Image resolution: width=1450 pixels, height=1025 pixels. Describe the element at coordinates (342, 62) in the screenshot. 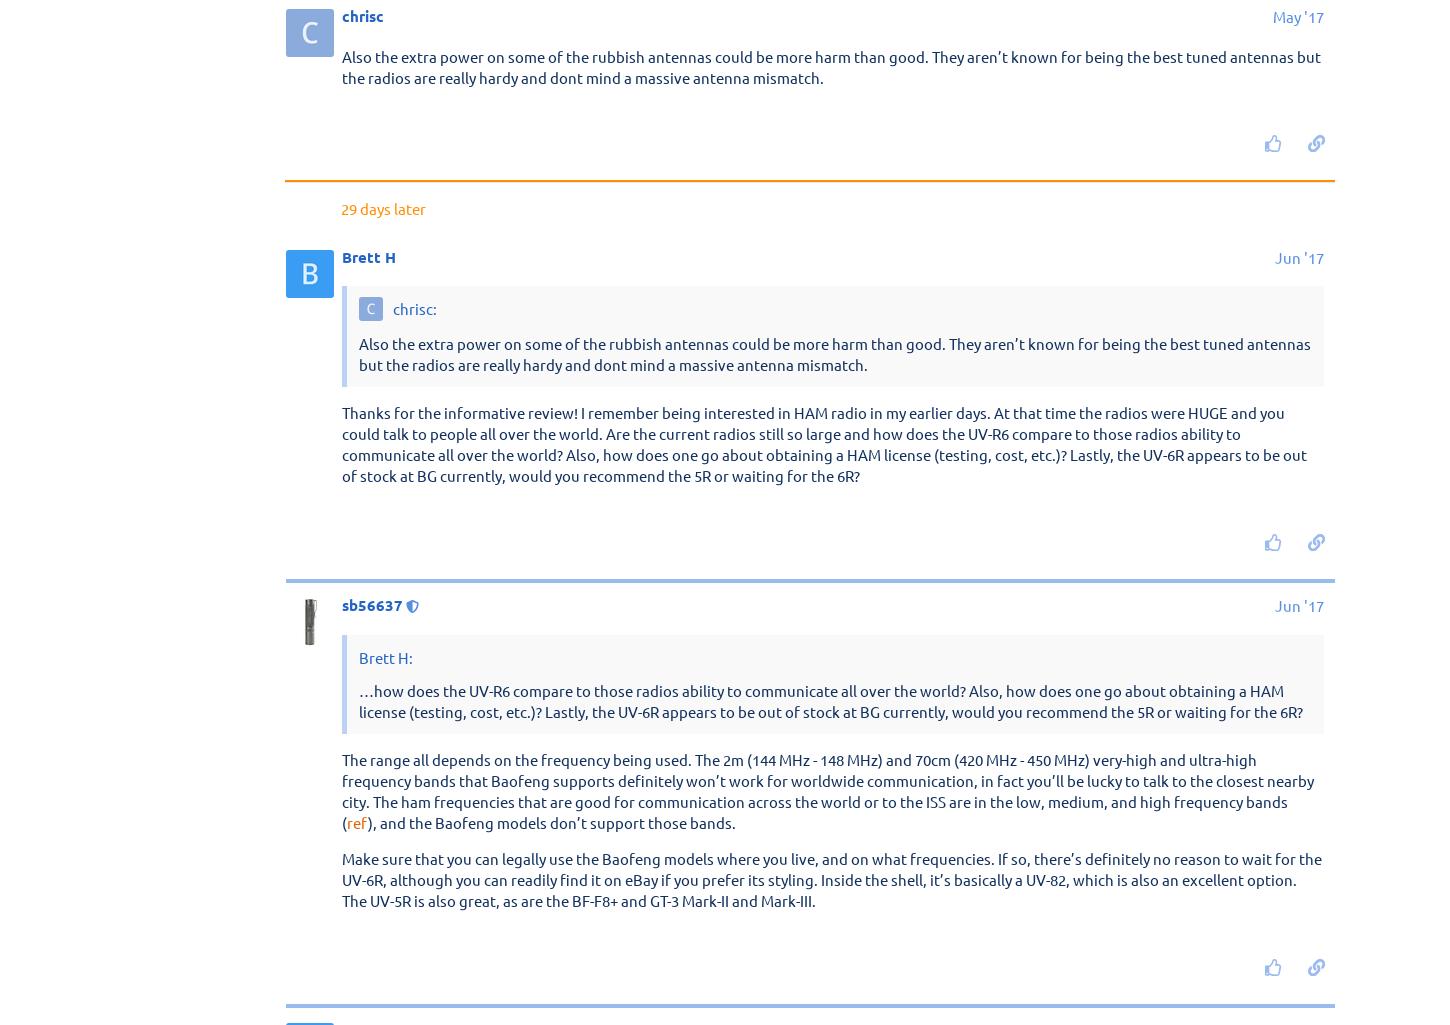

I see `'MILSPEC'` at that location.